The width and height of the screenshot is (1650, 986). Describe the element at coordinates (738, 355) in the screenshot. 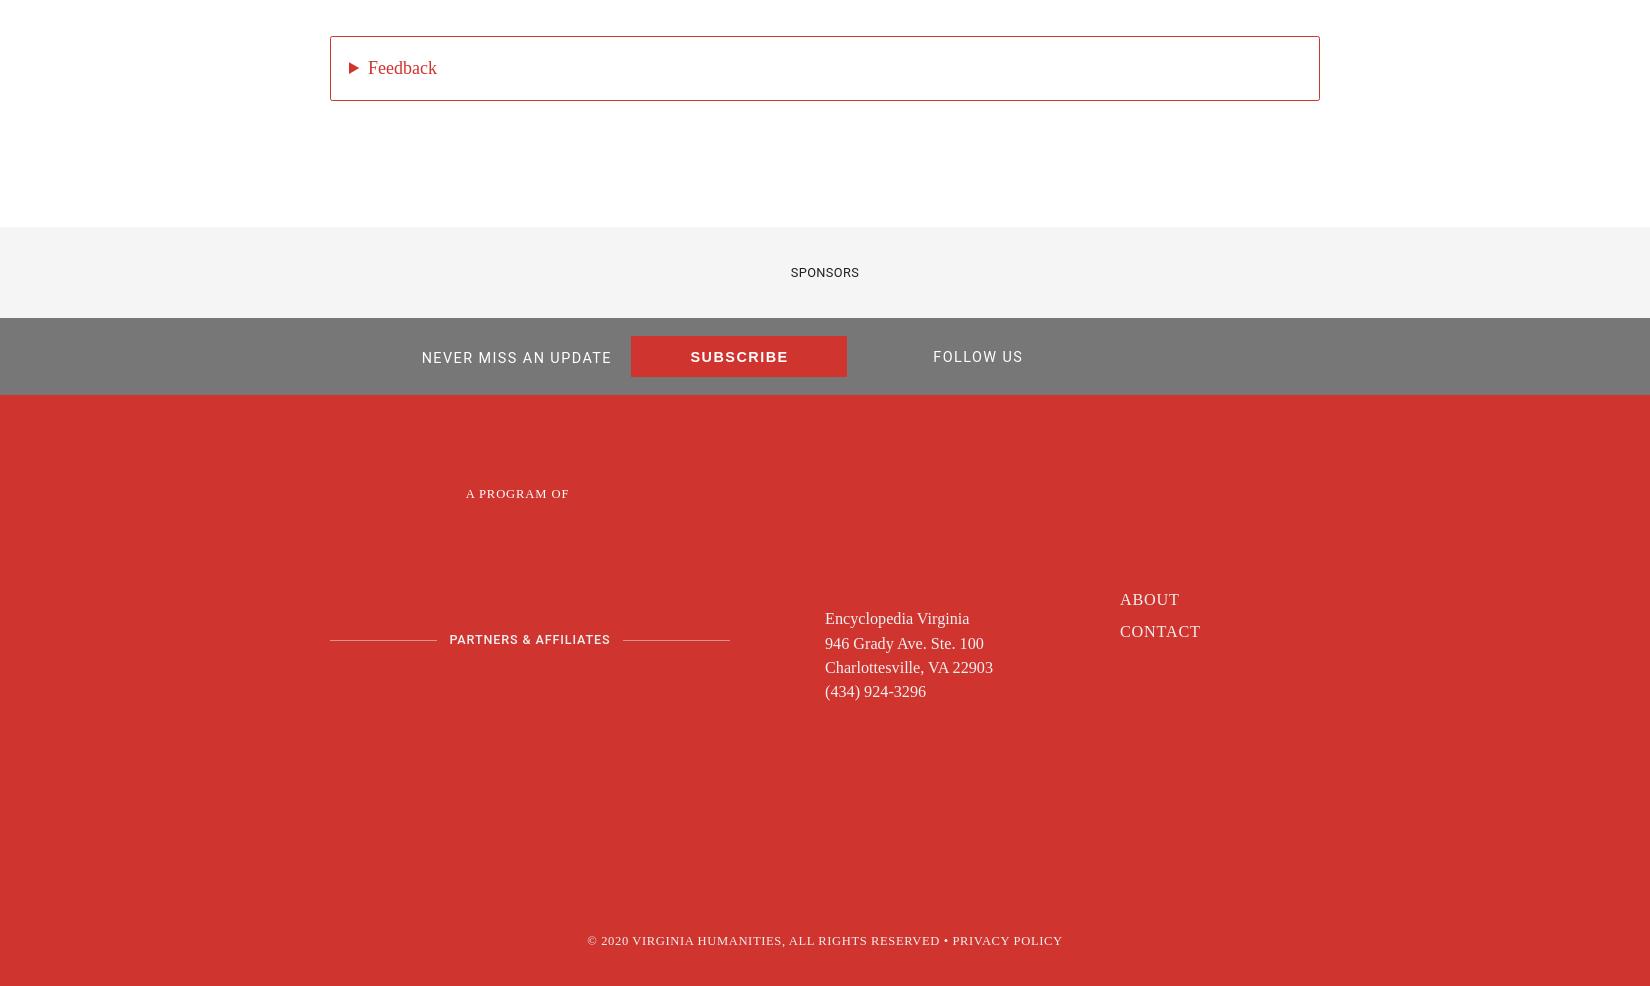

I see `'Subscribe'` at that location.